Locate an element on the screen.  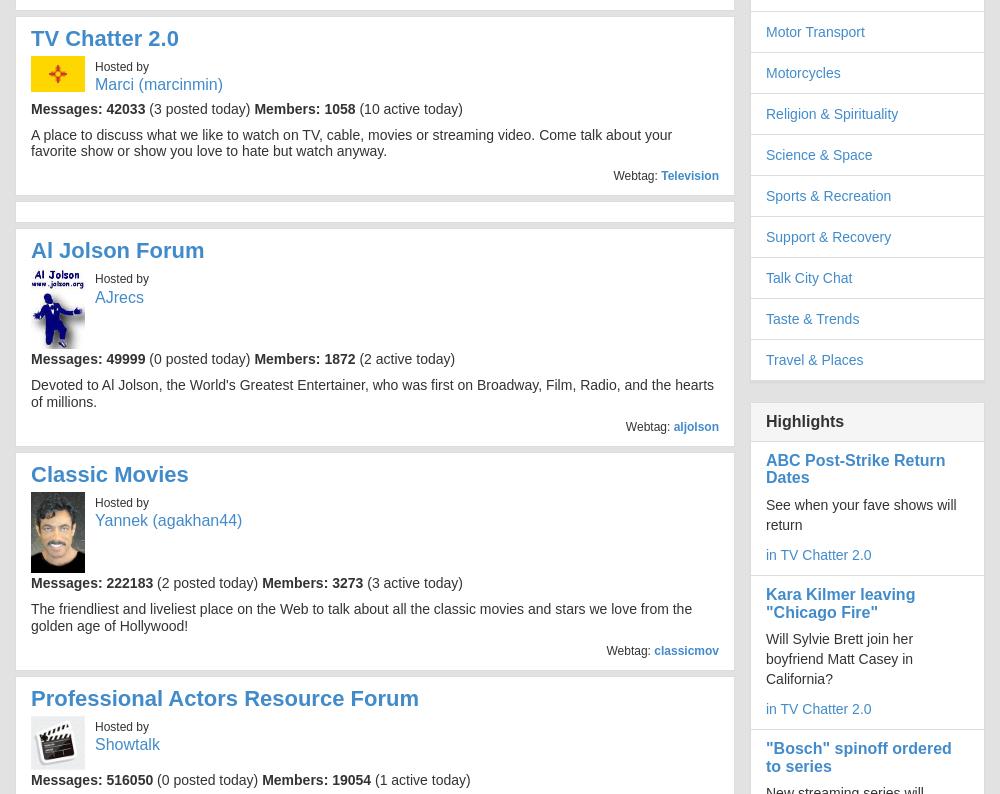
'TV Chatter 2.0' is located at coordinates (31, 36).